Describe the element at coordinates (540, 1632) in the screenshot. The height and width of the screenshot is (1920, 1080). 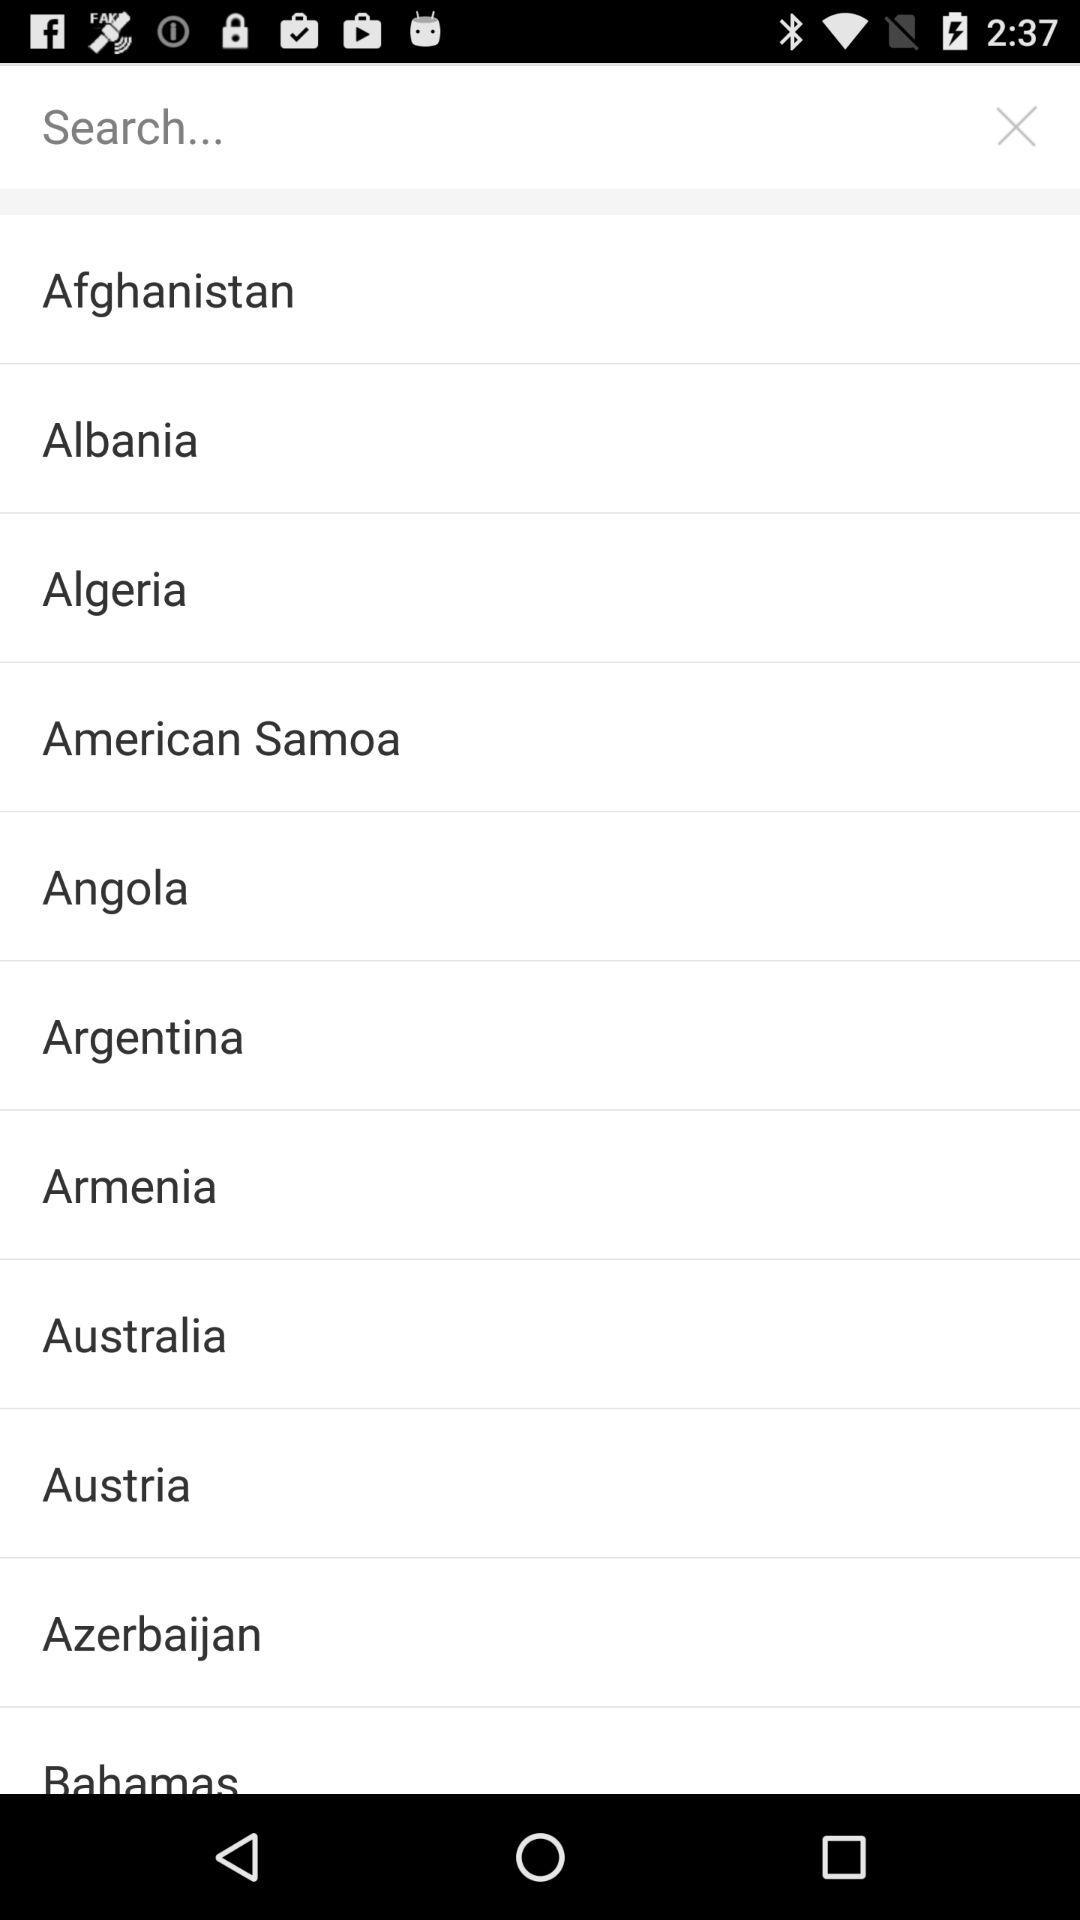
I see `icon below the austria` at that location.